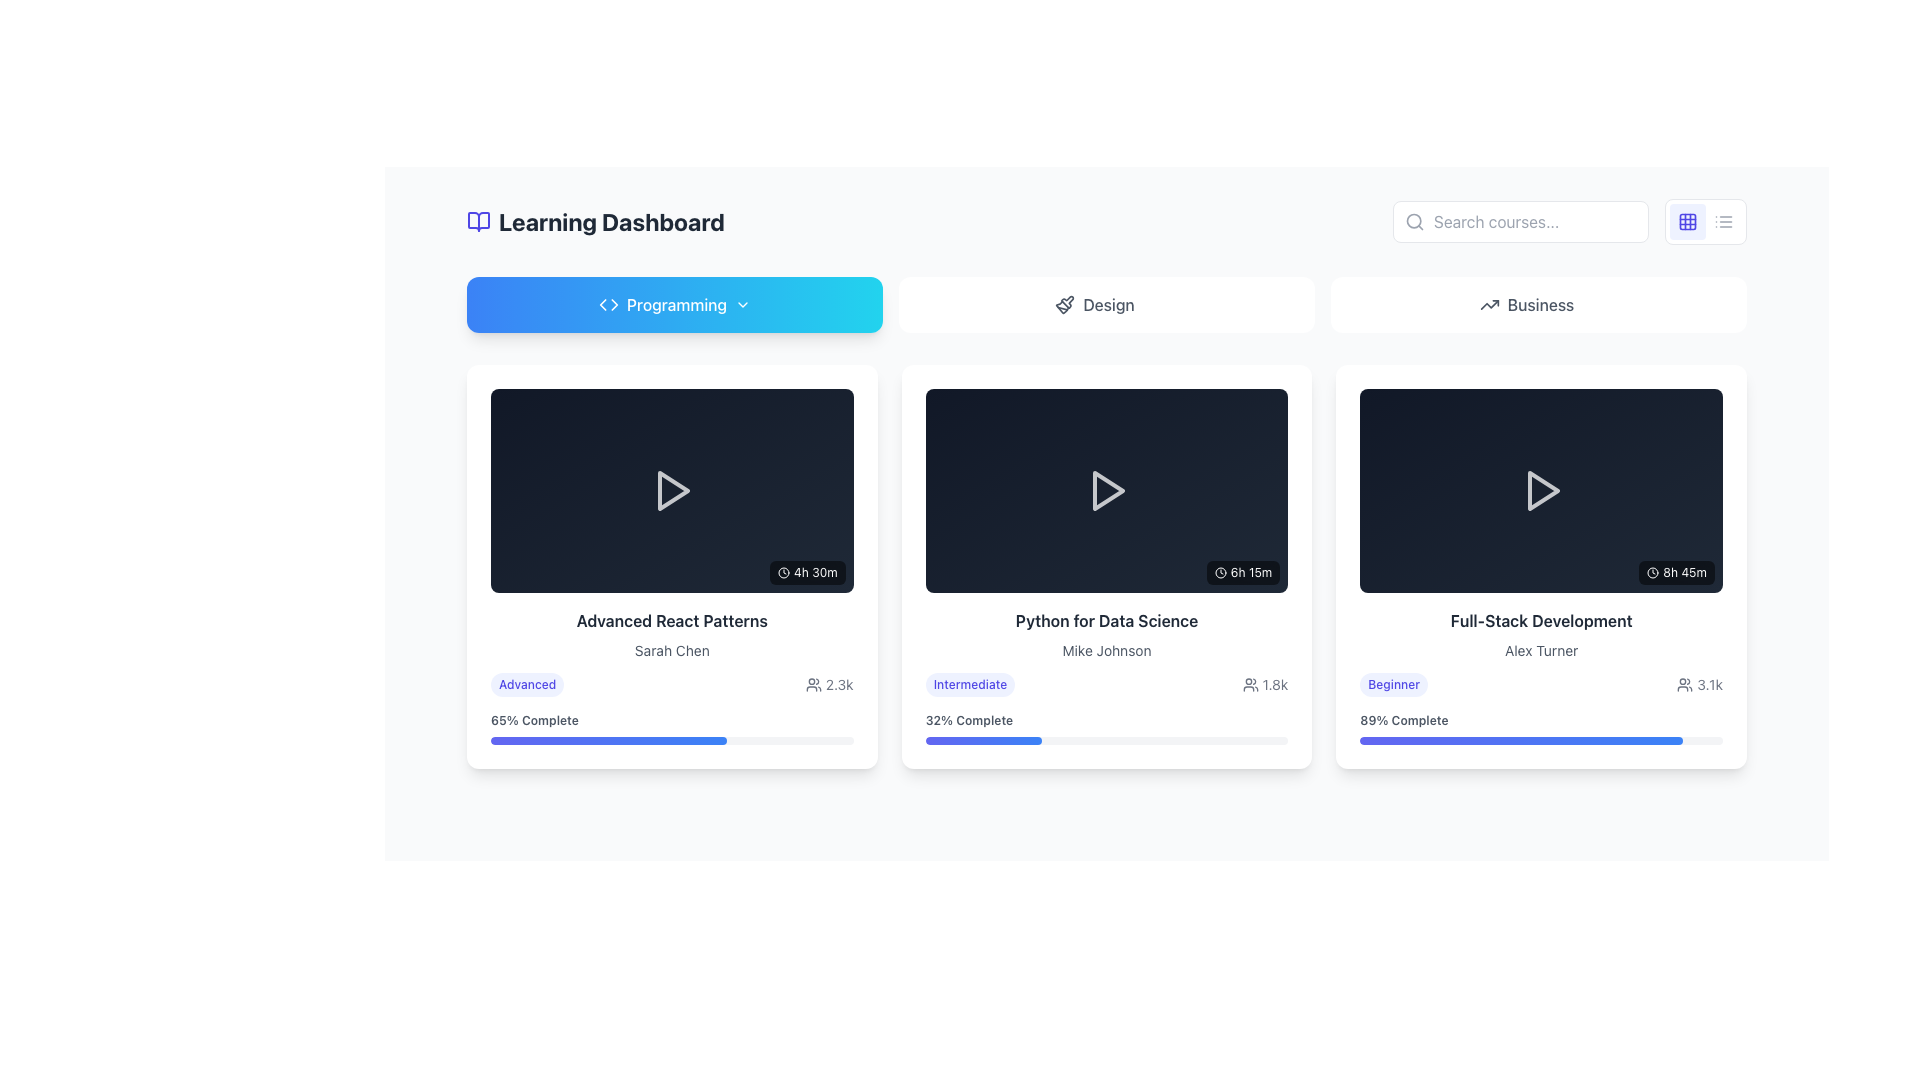 This screenshot has height=1080, width=1920. Describe the element at coordinates (1413, 221) in the screenshot. I see `the circular centerpiece of the magnifying glass icon located in the top-right corner of the user interface, next to the course search input field` at that location.